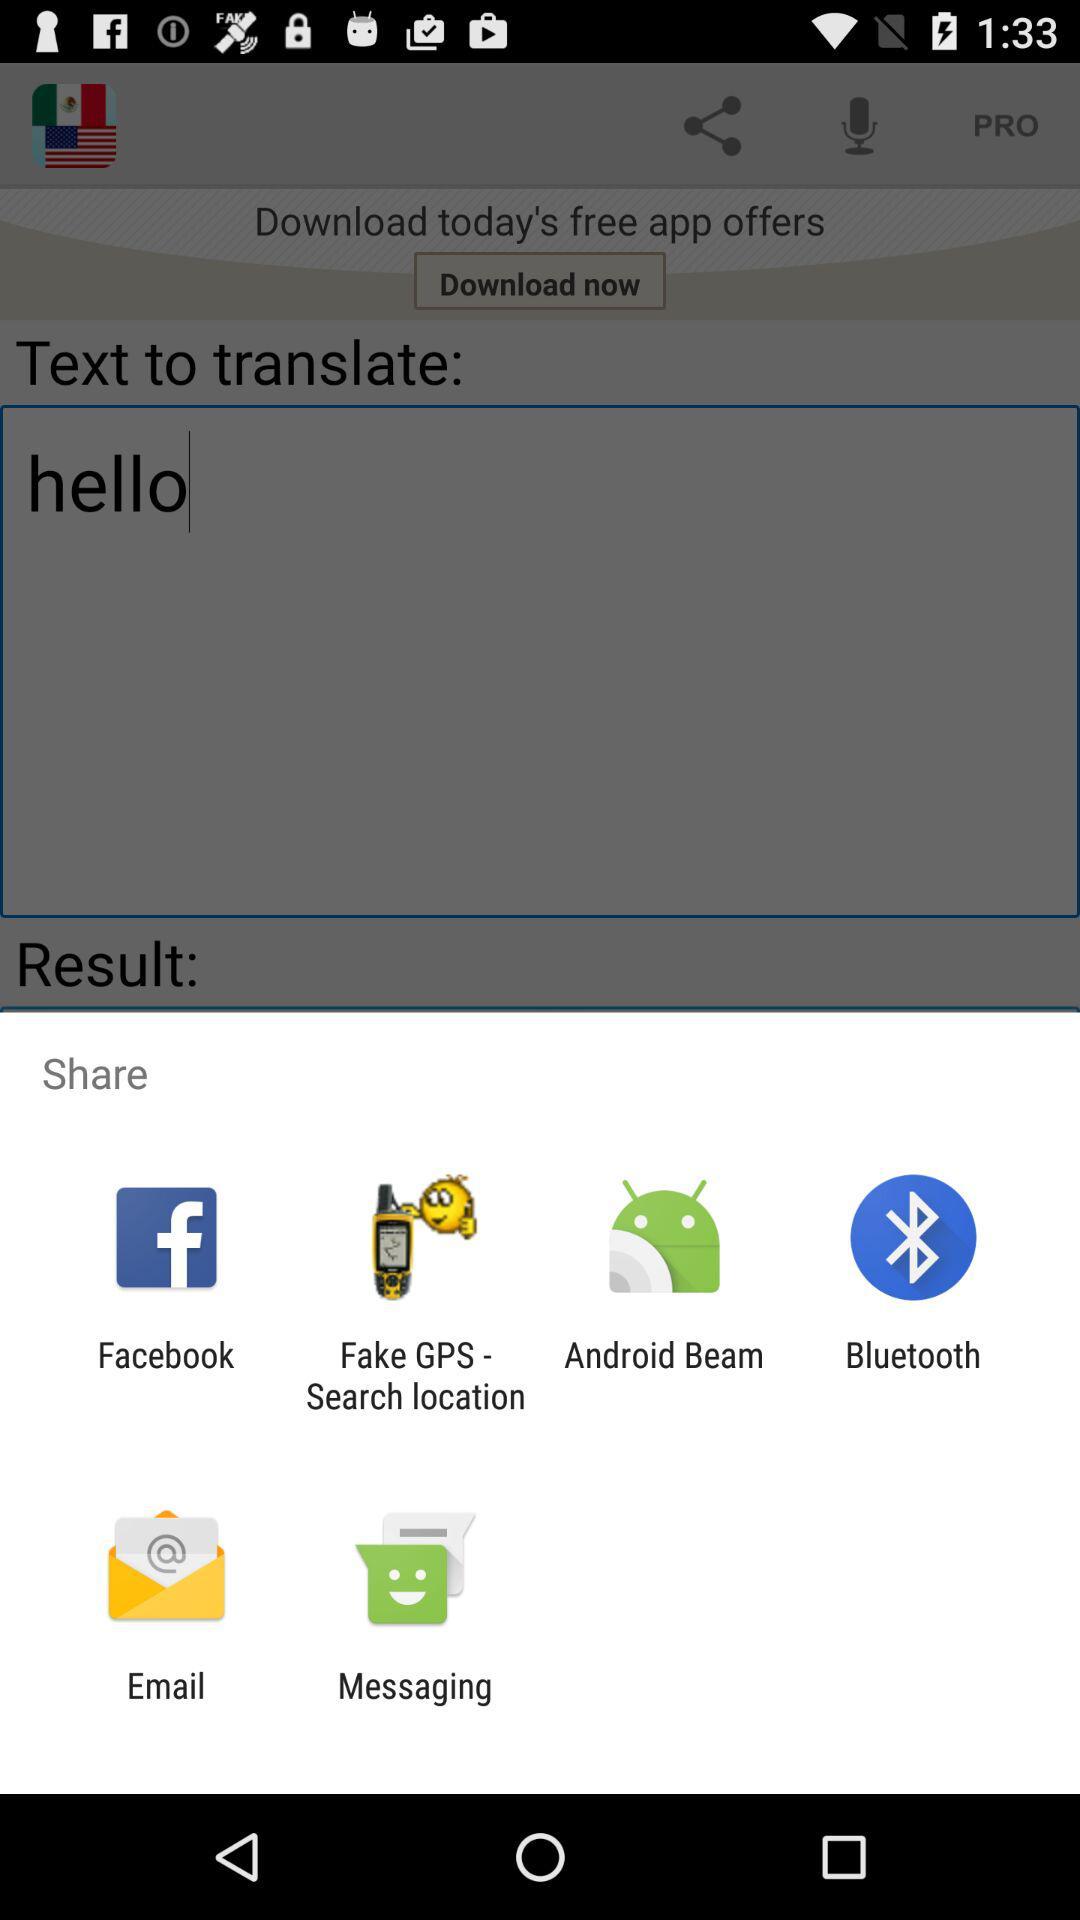 The image size is (1080, 1920). What do you see at coordinates (165, 1374) in the screenshot?
I see `app next to fake gps search` at bounding box center [165, 1374].